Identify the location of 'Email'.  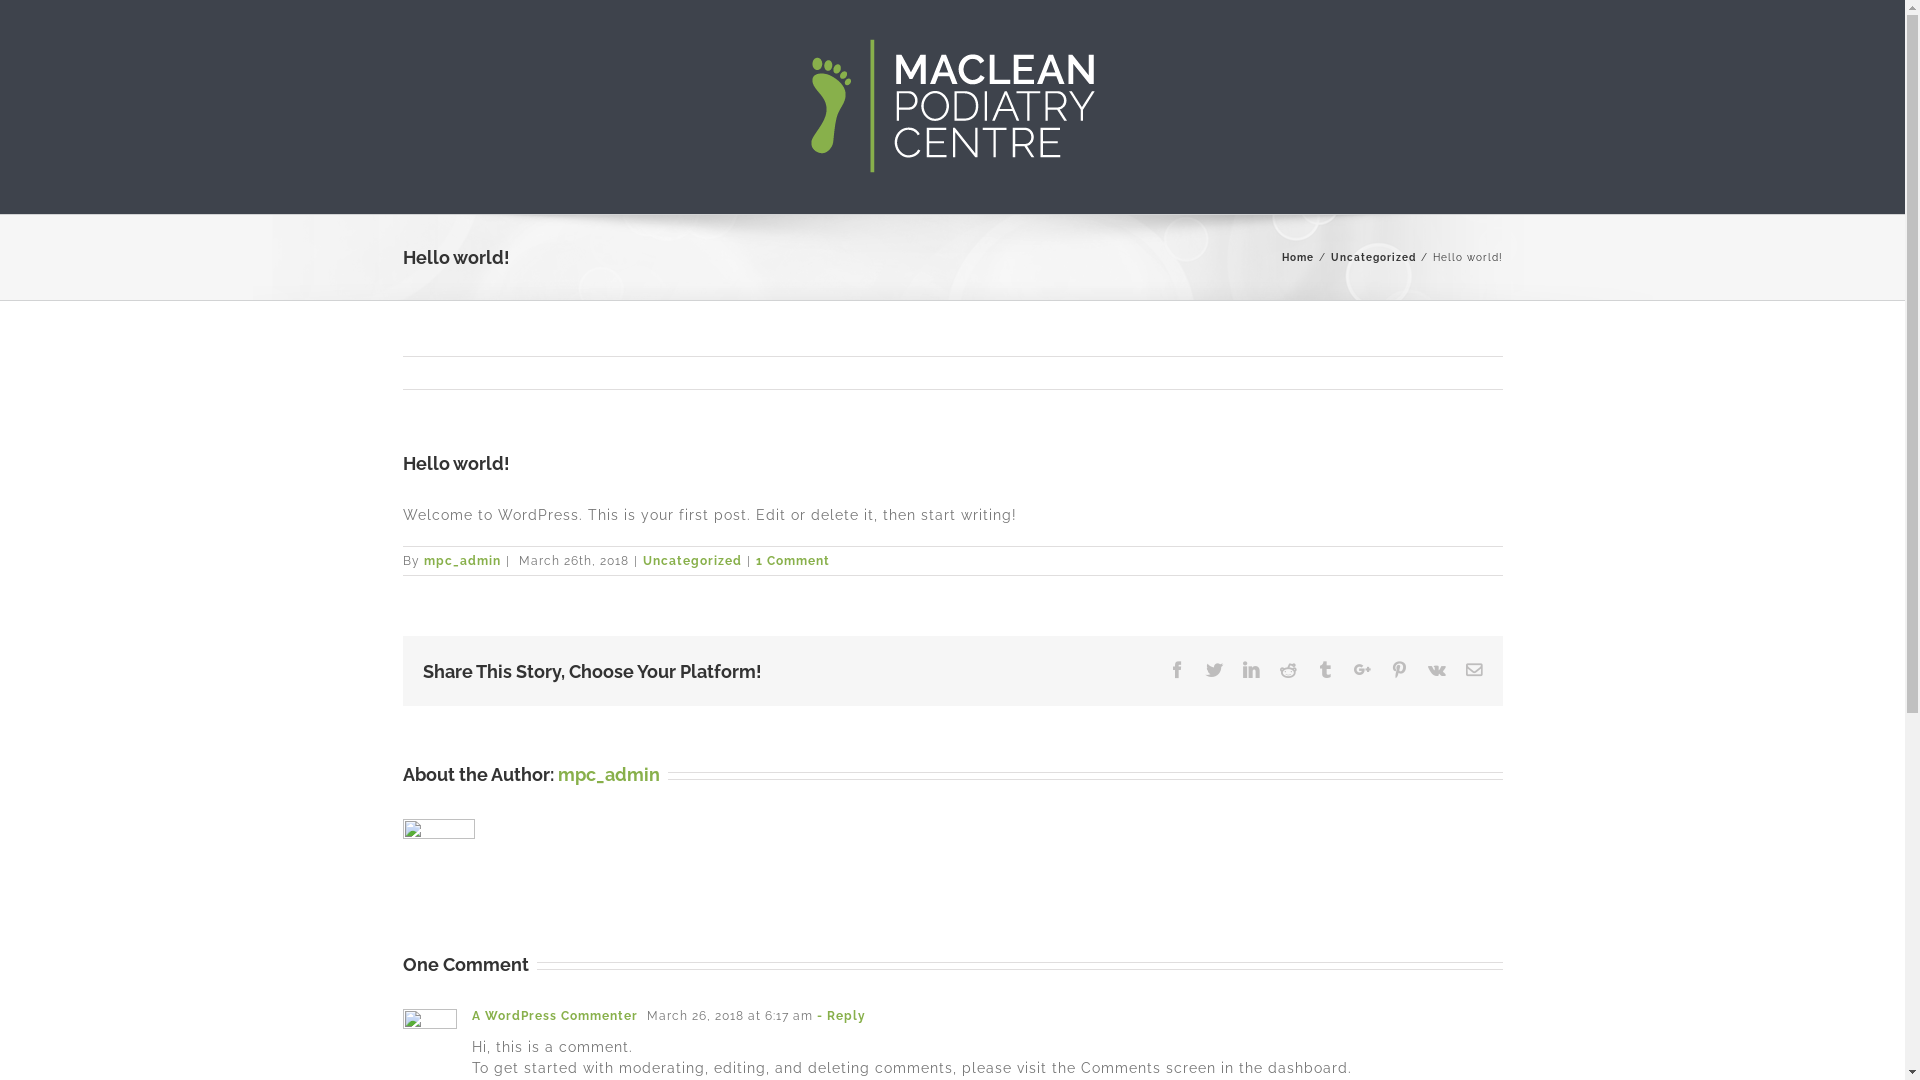
(1474, 670).